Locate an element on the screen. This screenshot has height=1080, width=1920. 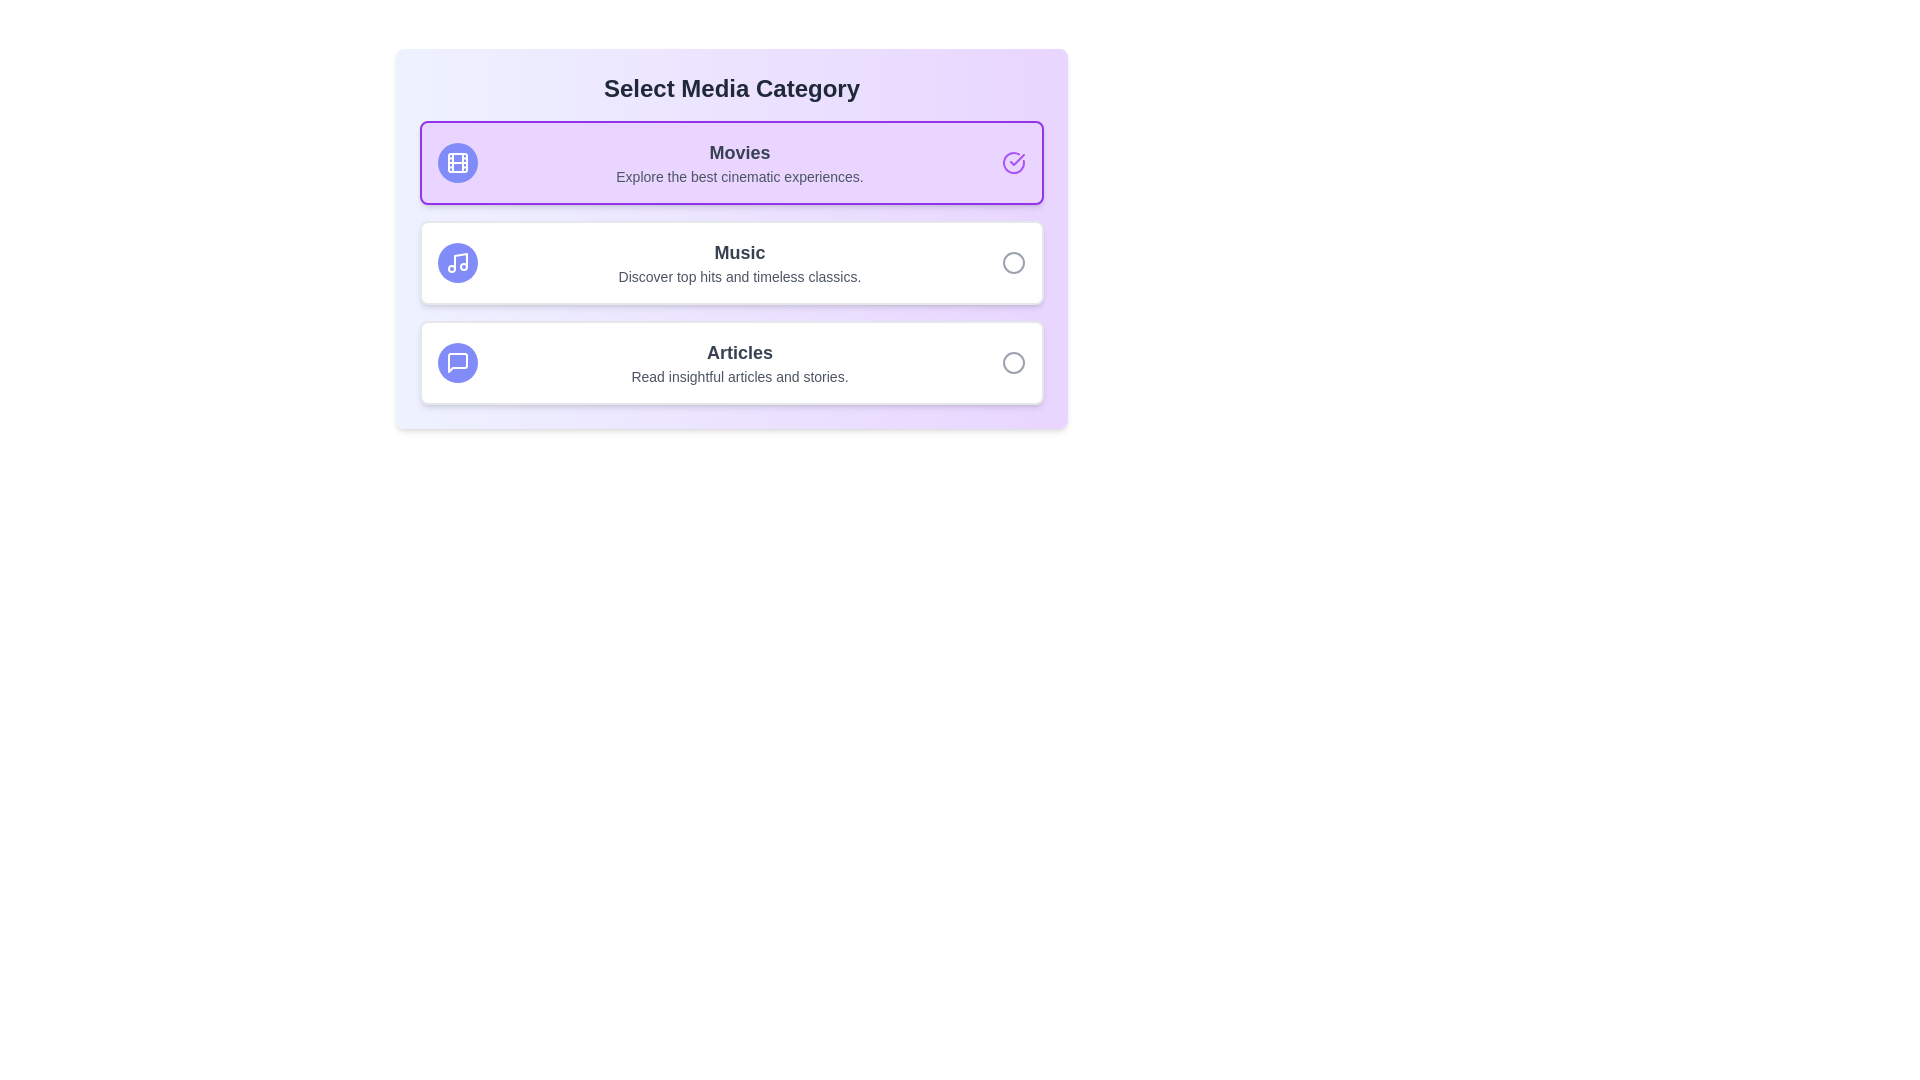
the light blue rectangular icon with rounded corners that represents video media, located in the first item (Movies) of a vertical list of category options is located at coordinates (456, 161).